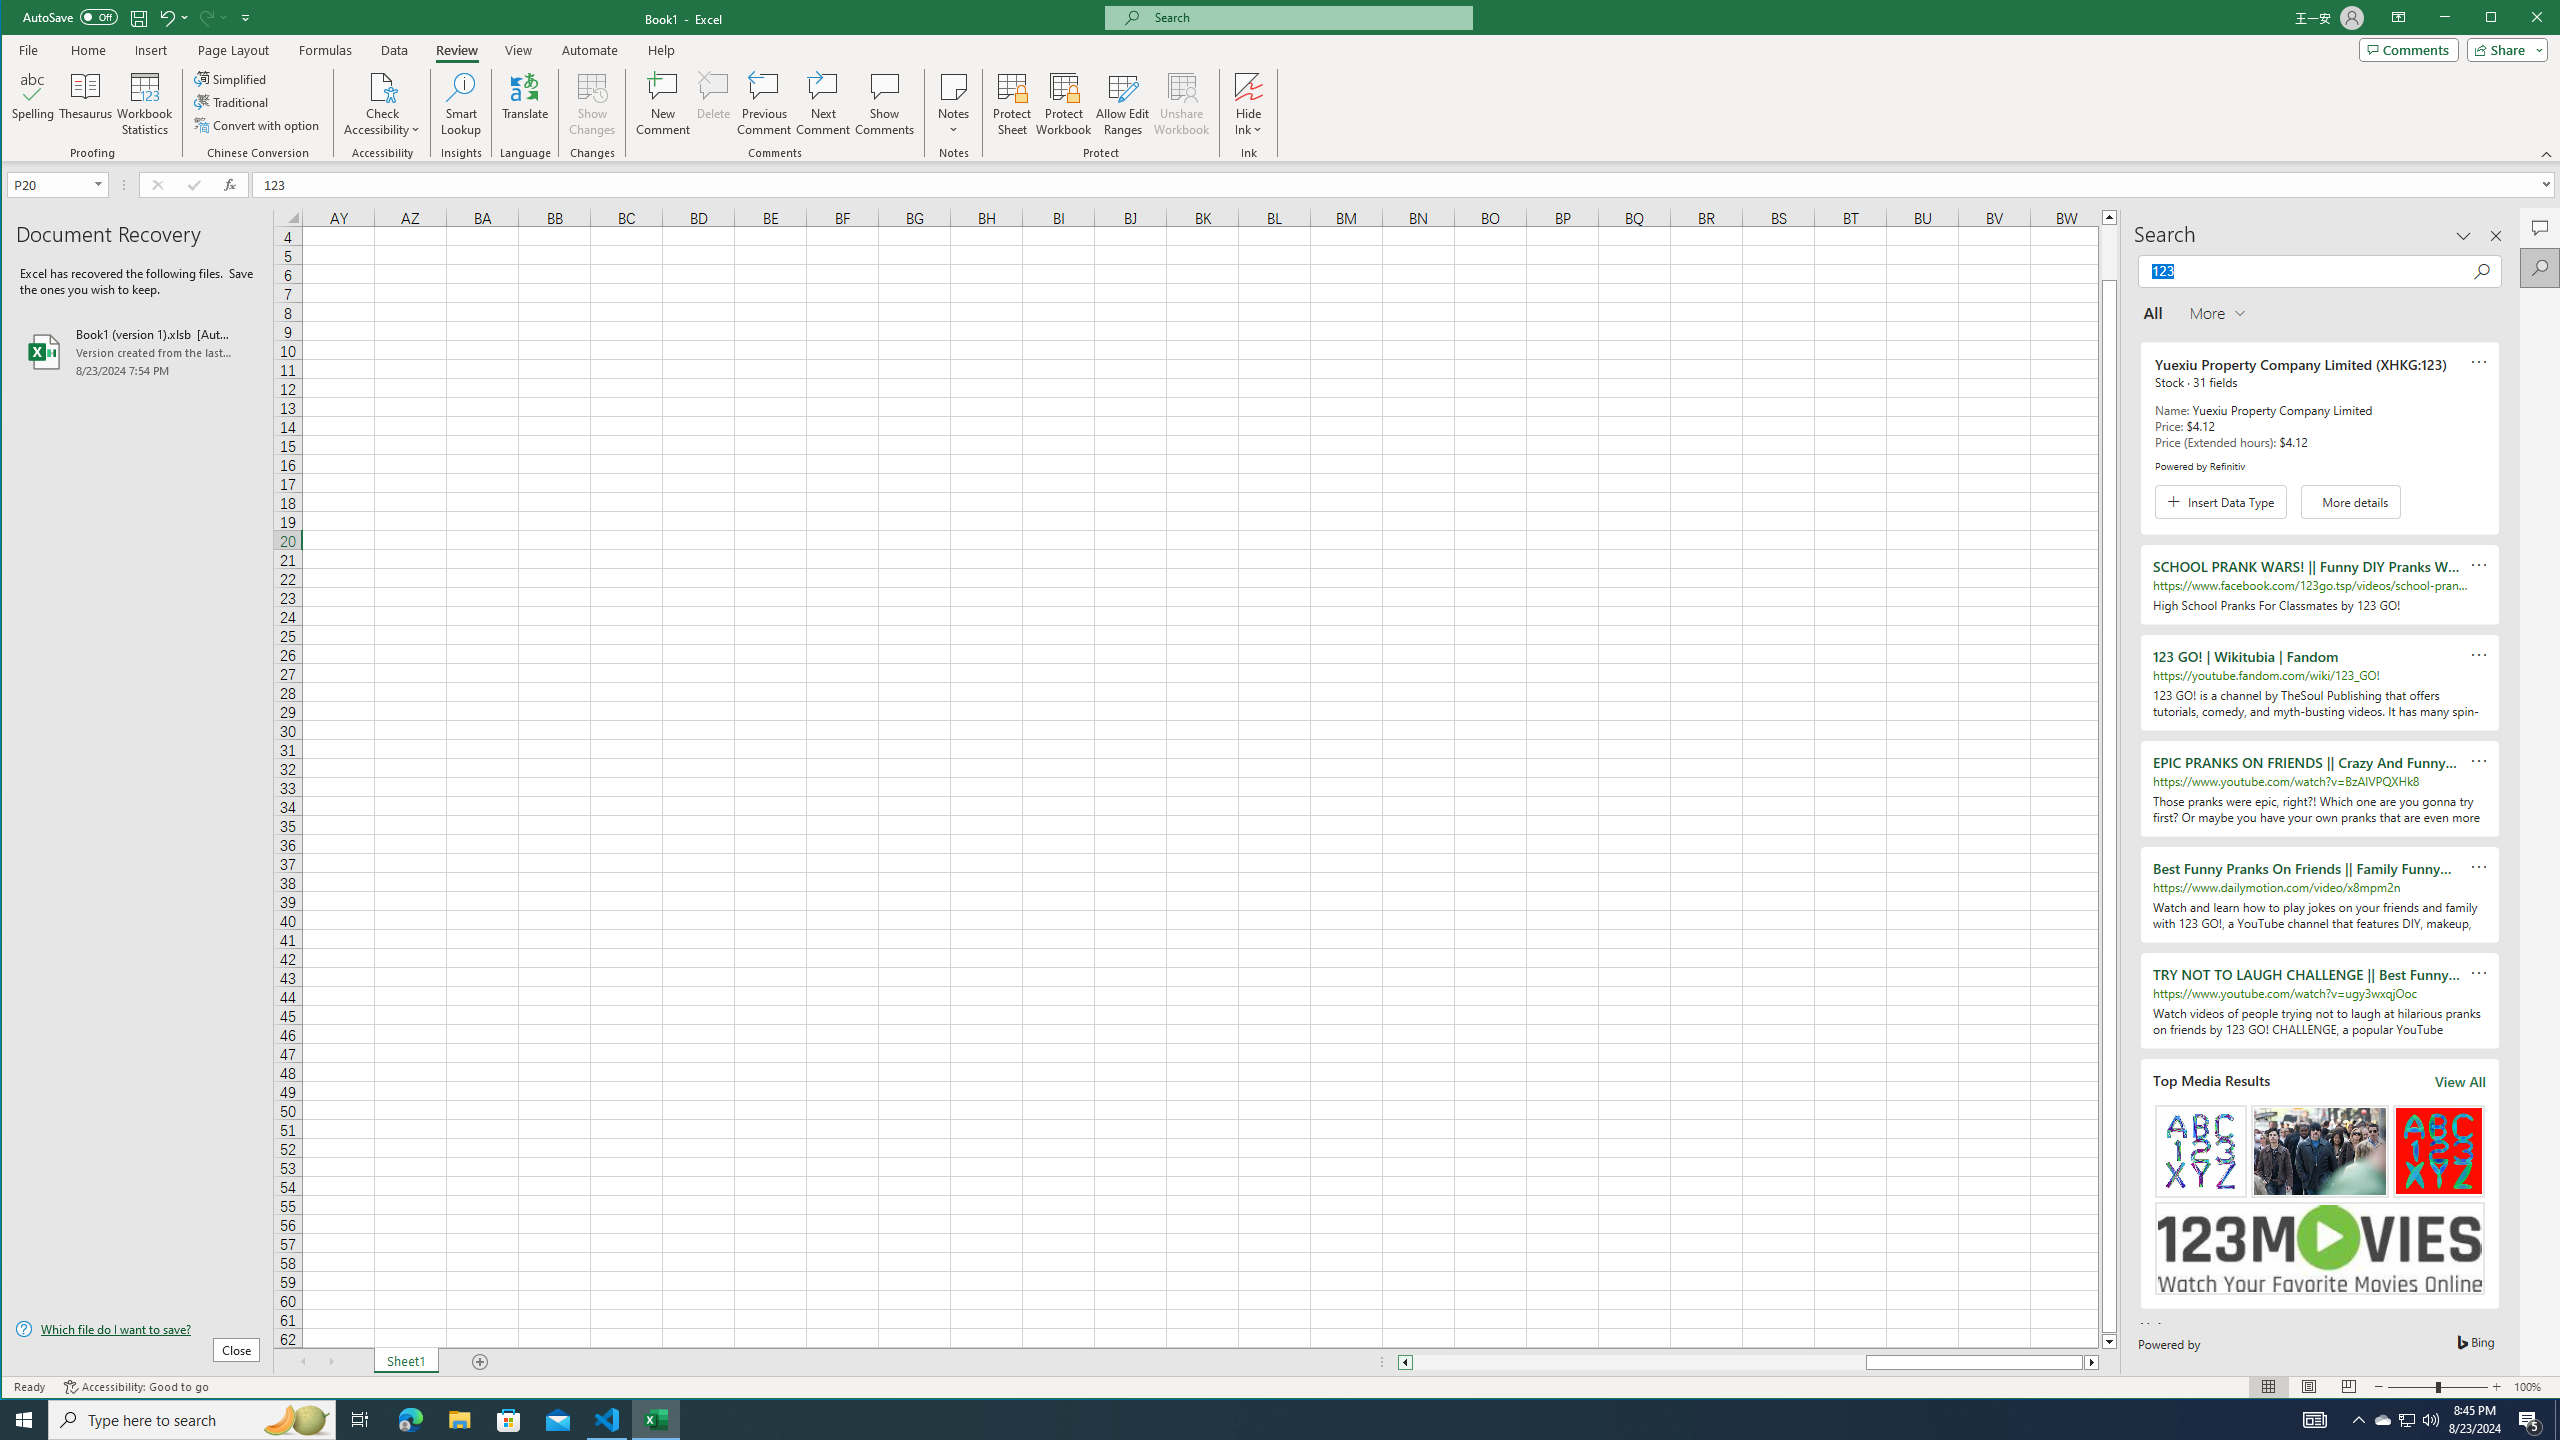 The image size is (2560, 1440). Describe the element at coordinates (2547, 153) in the screenshot. I see `'Collapse the Ribbon'` at that location.